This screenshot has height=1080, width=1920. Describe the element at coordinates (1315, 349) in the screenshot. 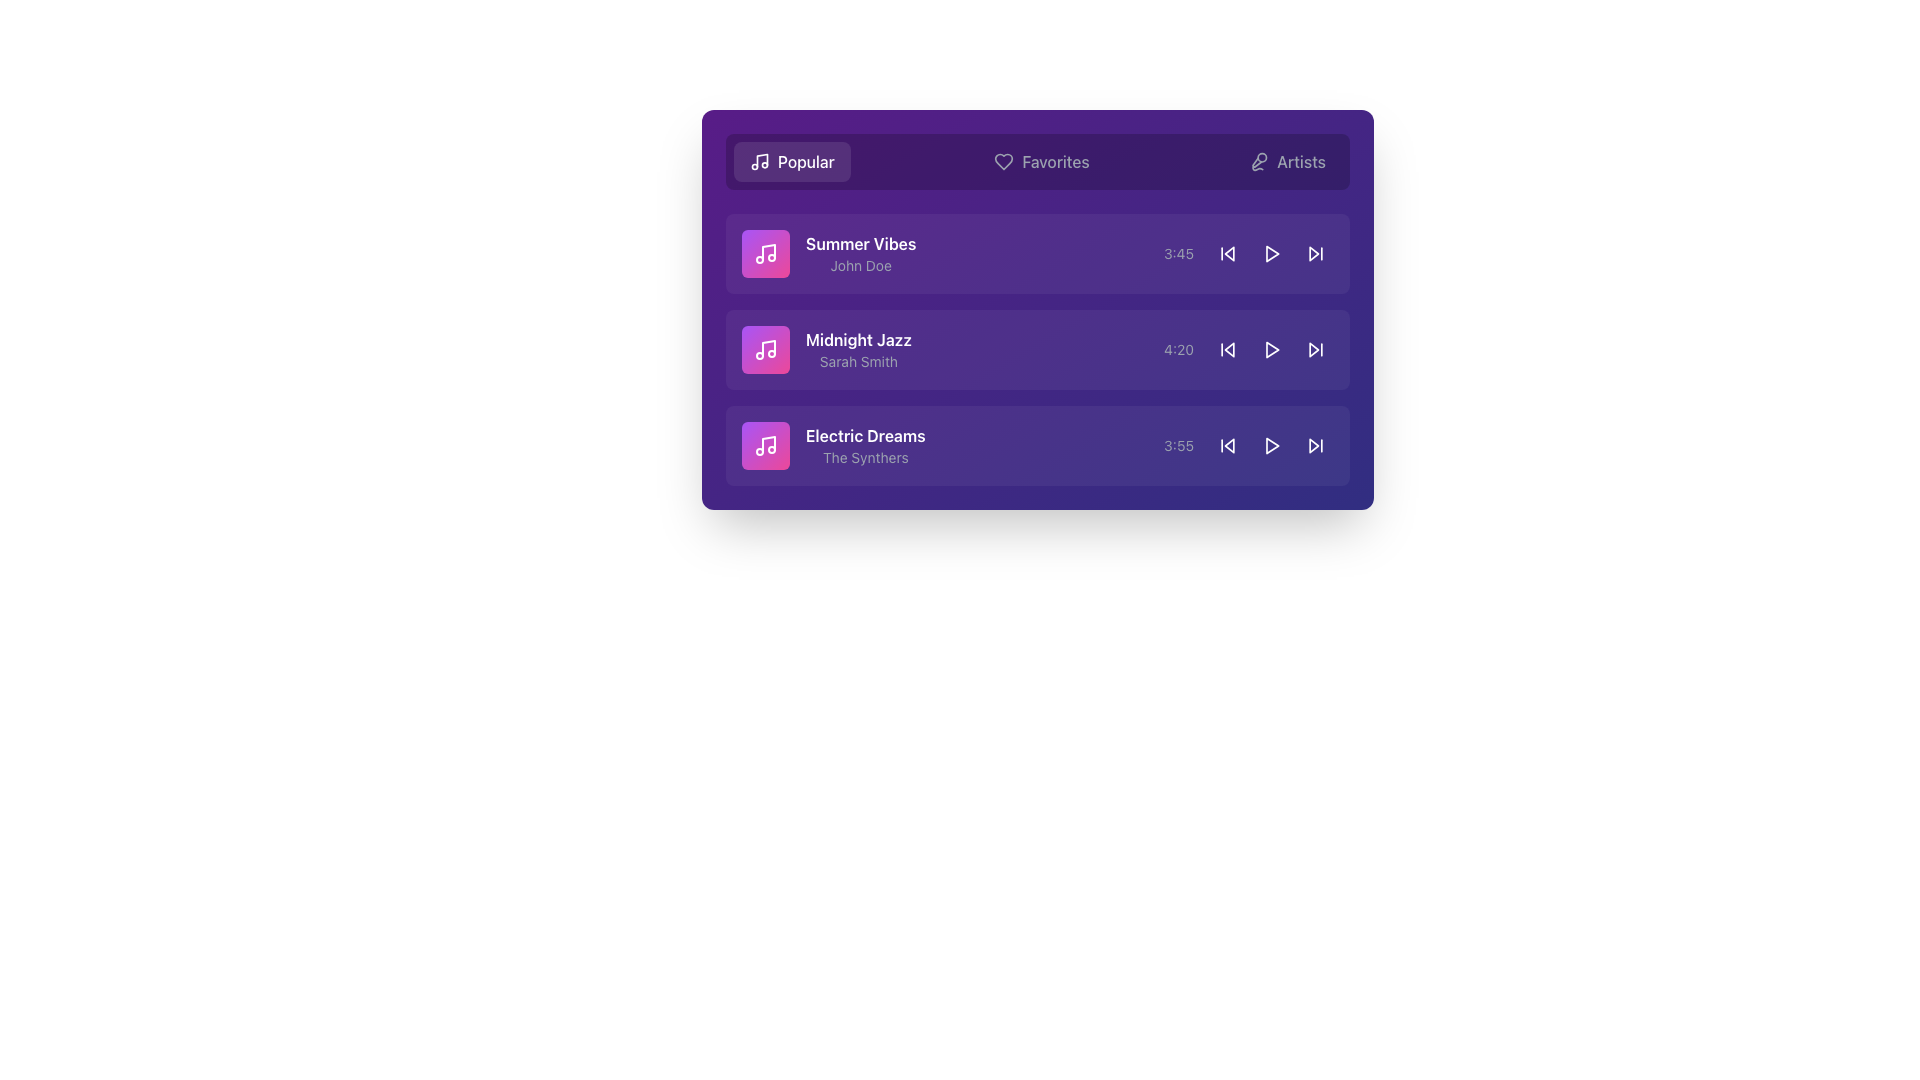

I see `the circular button with a forward icon to skip to the next track` at that location.